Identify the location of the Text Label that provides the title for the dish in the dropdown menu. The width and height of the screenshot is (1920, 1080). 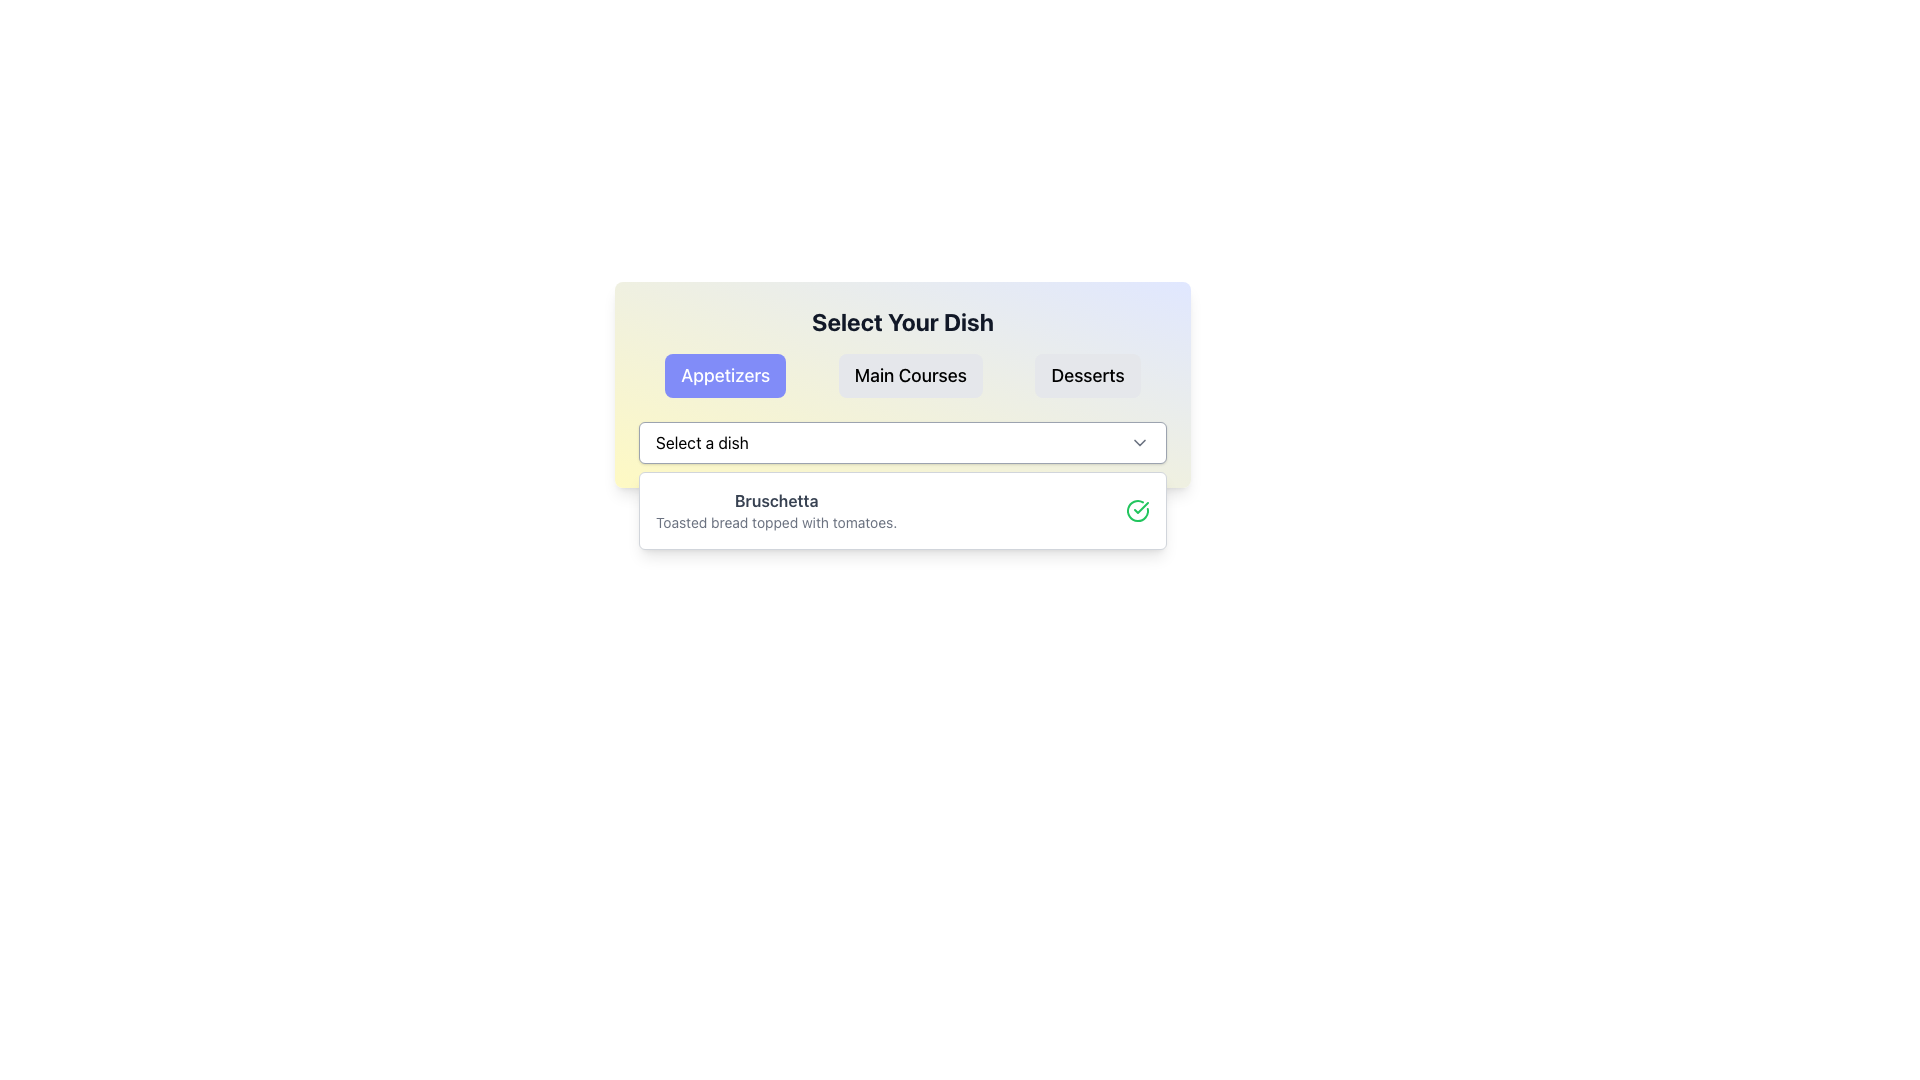
(775, 500).